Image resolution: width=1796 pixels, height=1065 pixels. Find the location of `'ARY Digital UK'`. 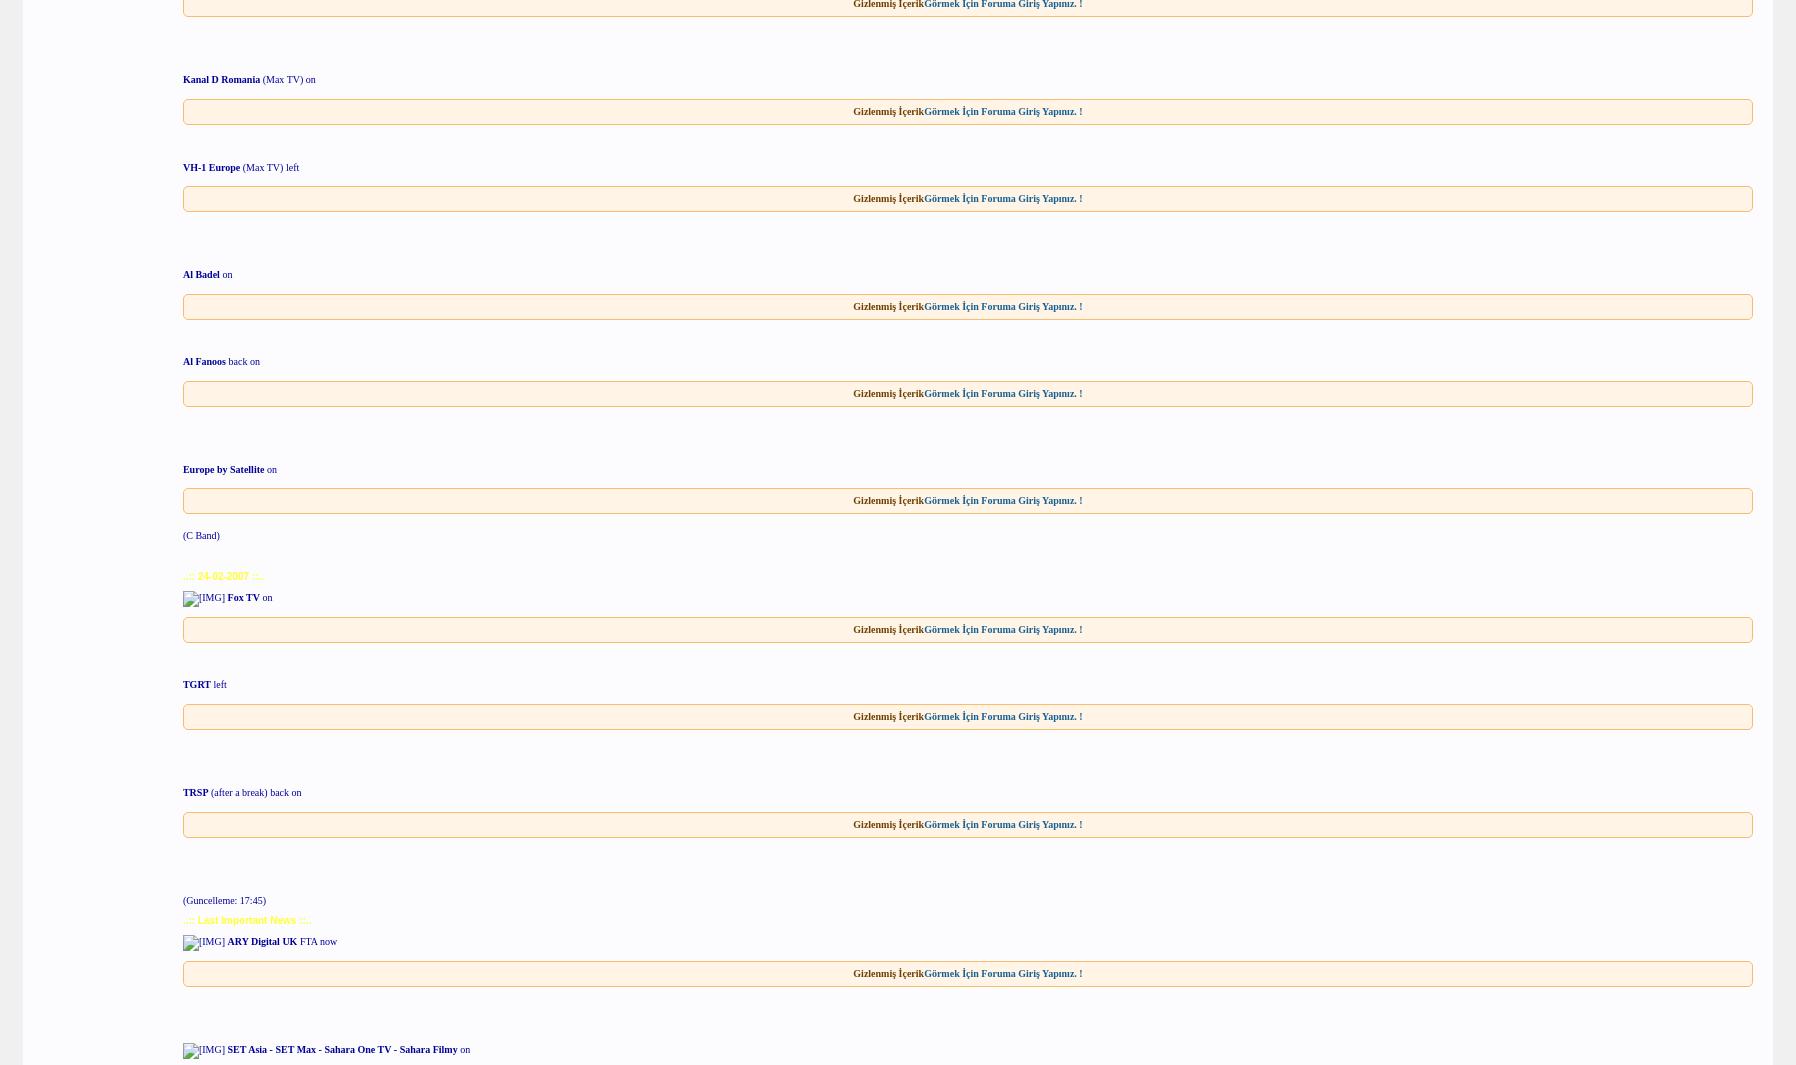

'ARY Digital UK' is located at coordinates (262, 940).